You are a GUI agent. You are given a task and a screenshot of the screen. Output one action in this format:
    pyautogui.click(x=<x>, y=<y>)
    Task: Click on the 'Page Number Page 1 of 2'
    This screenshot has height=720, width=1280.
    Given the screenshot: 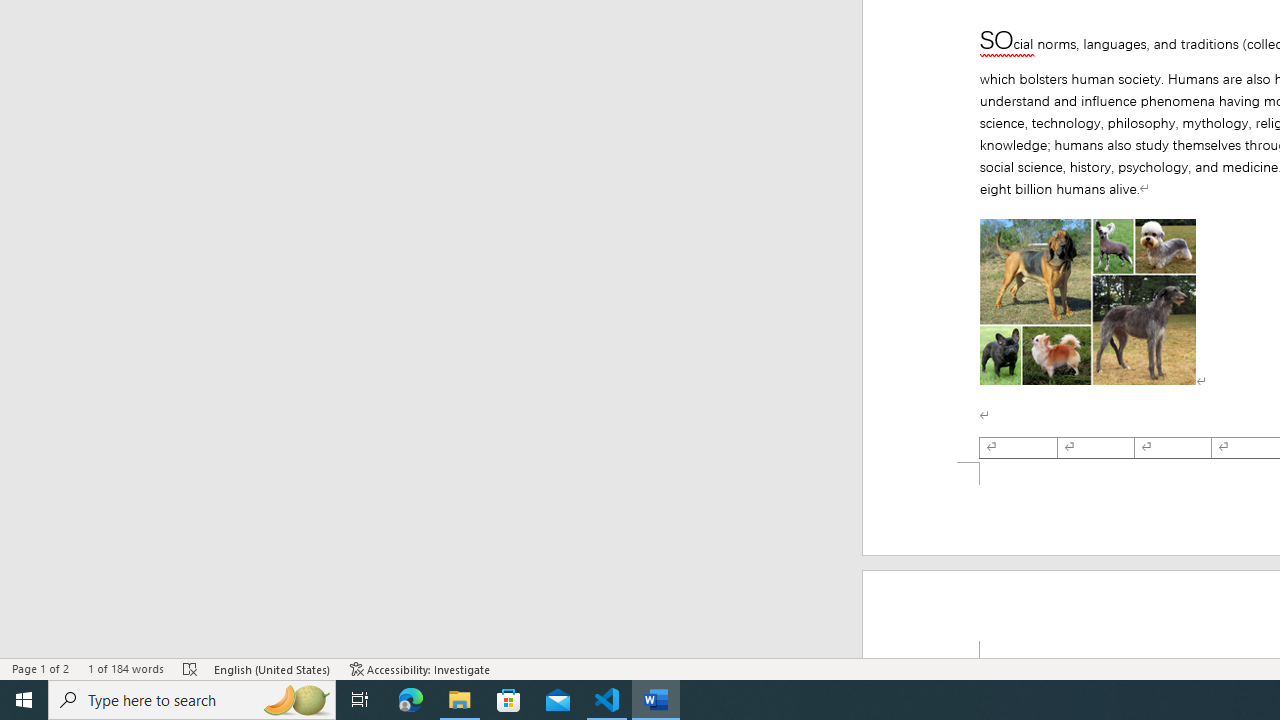 What is the action you would take?
    pyautogui.click(x=40, y=669)
    